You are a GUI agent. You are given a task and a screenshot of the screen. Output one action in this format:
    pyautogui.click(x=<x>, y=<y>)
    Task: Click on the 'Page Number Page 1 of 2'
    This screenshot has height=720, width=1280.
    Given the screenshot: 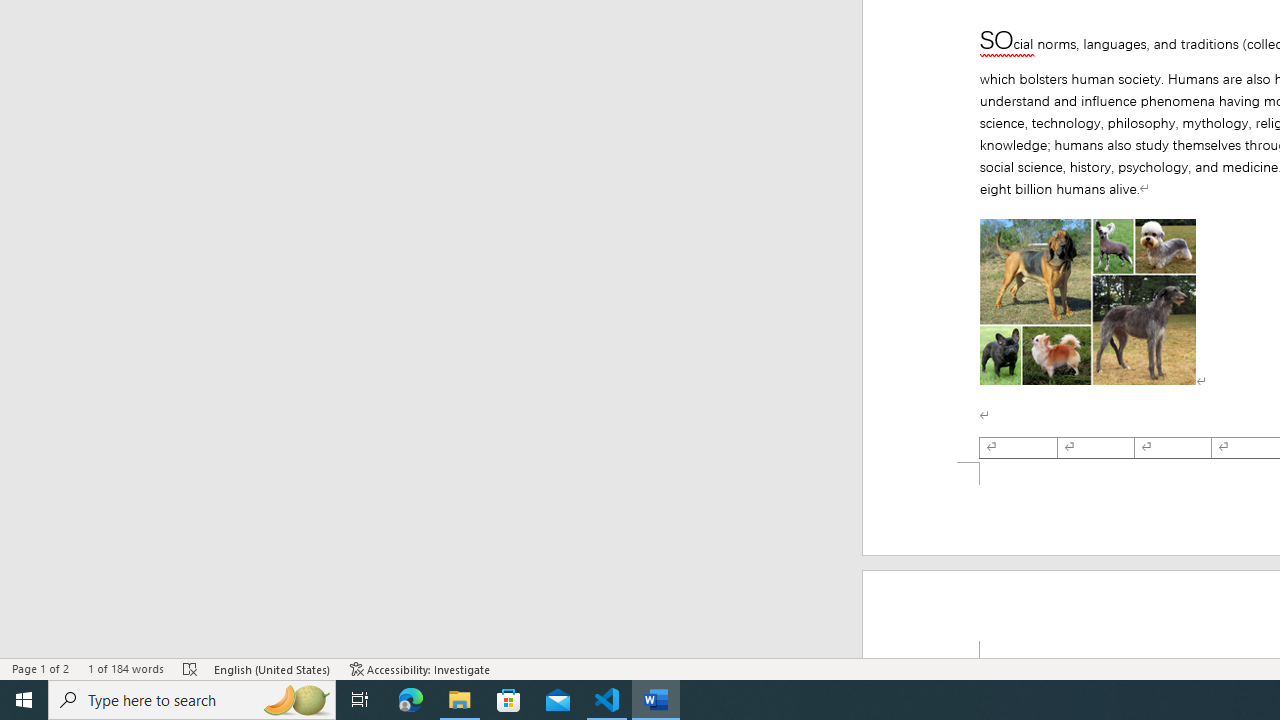 What is the action you would take?
    pyautogui.click(x=40, y=669)
    